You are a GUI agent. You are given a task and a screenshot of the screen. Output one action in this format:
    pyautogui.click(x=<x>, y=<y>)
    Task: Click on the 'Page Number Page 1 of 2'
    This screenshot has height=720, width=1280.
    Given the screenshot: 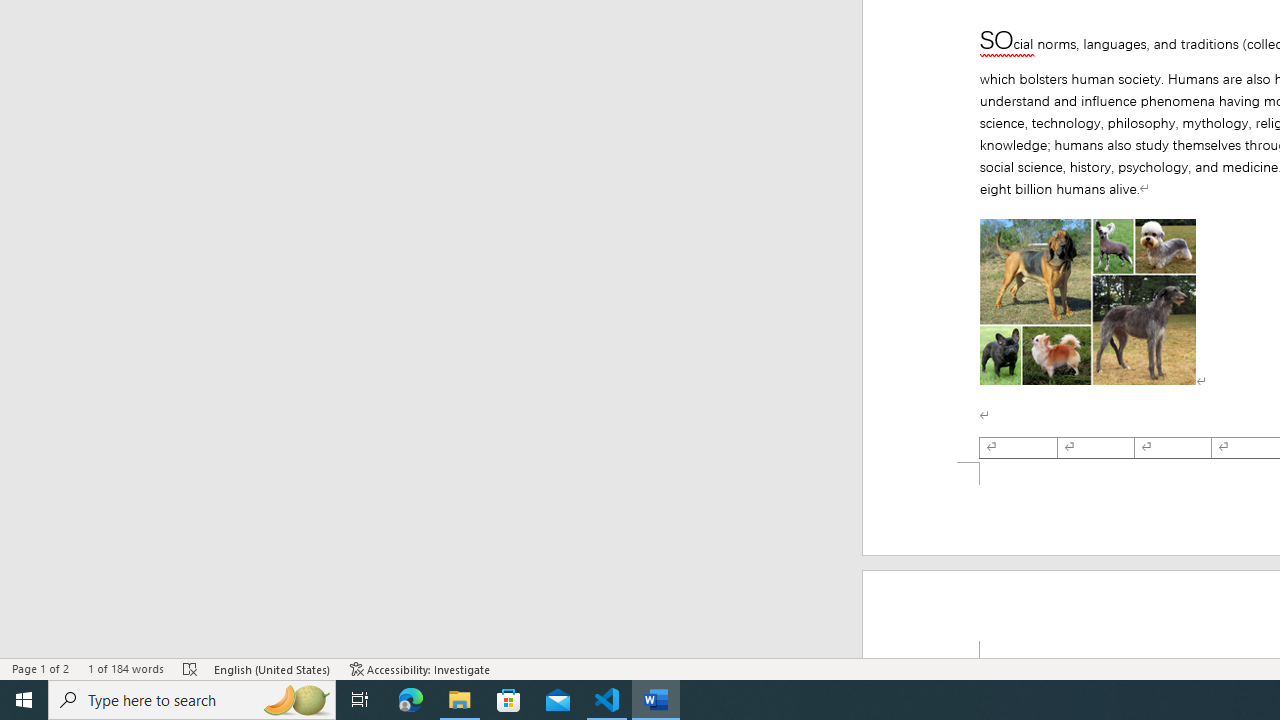 What is the action you would take?
    pyautogui.click(x=40, y=669)
    